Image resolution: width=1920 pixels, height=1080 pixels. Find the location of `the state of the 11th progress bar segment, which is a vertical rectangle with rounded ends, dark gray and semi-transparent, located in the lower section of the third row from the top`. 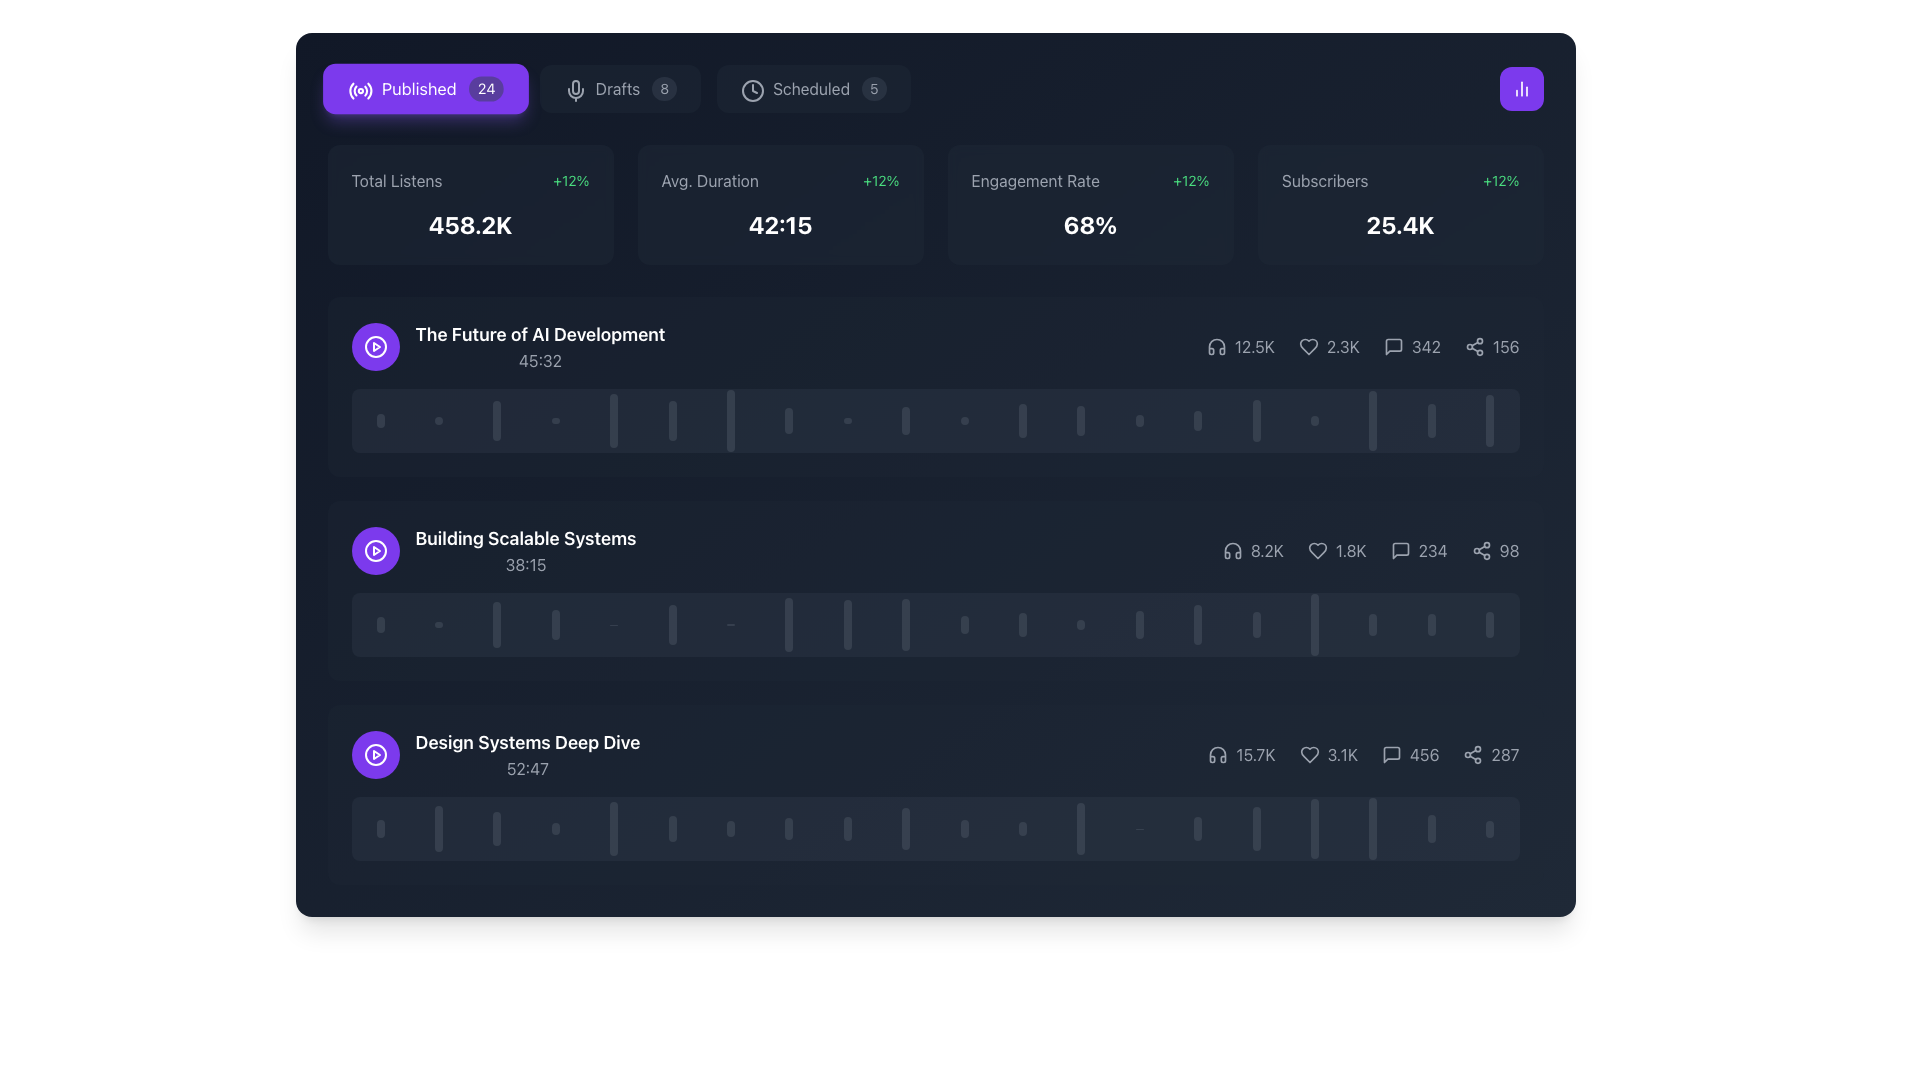

the state of the 11th progress bar segment, which is a vertical rectangle with rounded ends, dark gray and semi-transparent, located in the lower section of the third row from the top is located at coordinates (964, 829).